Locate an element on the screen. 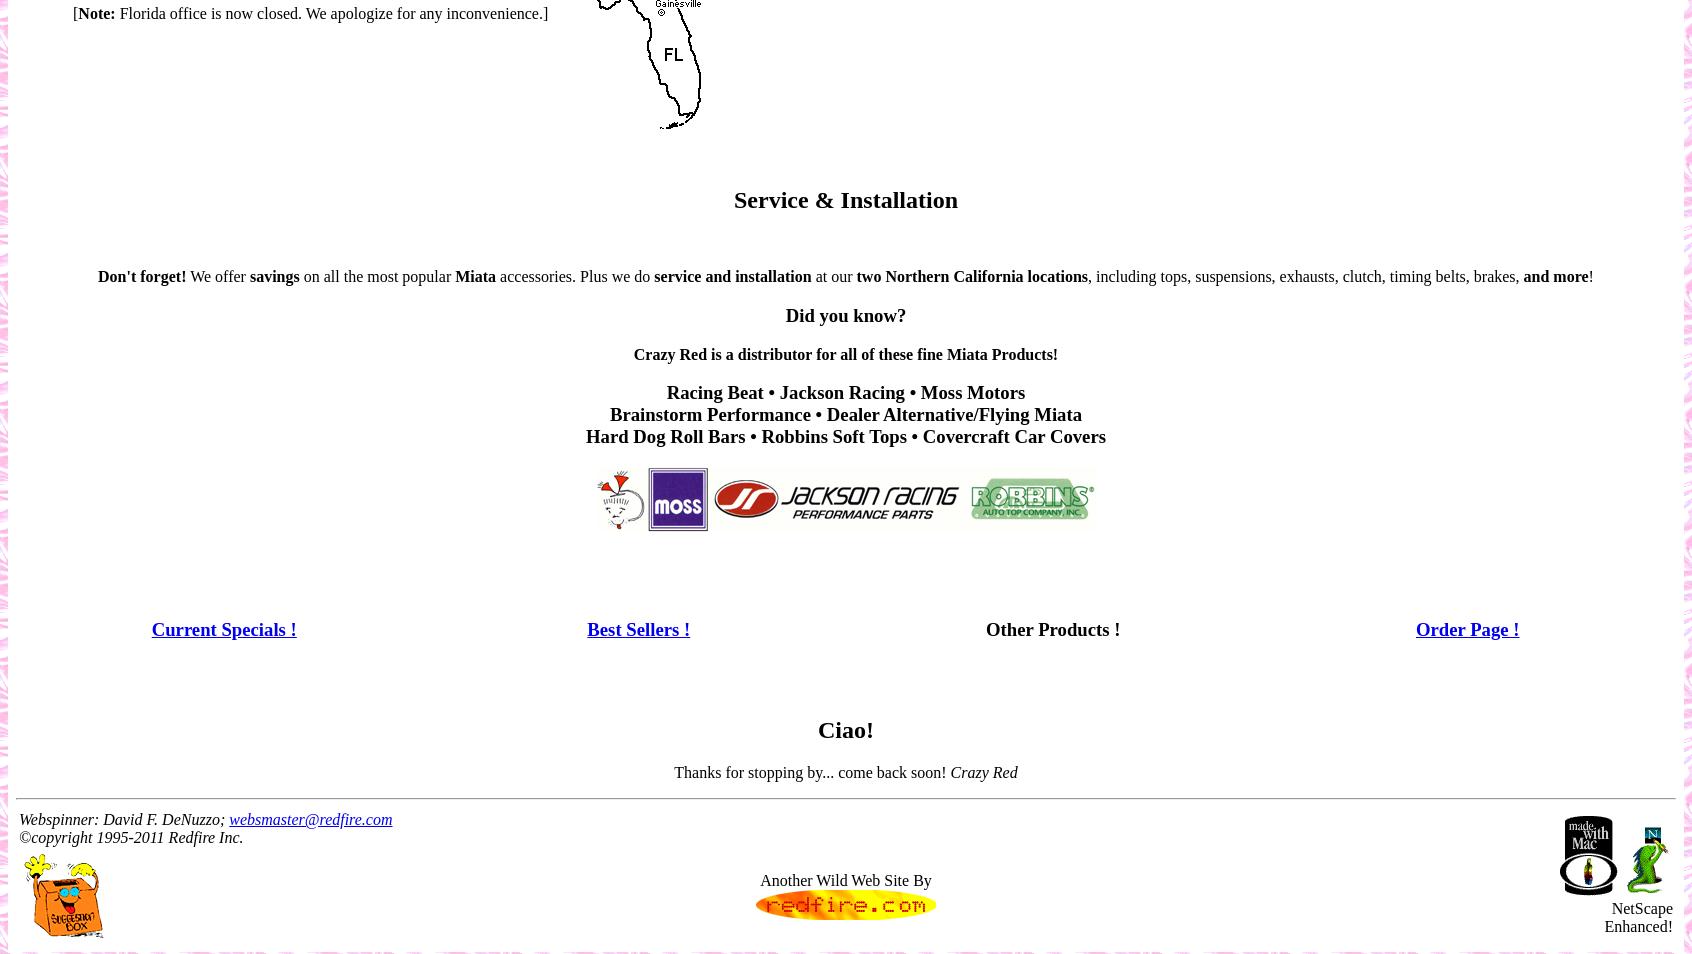  '©copyright 1995-2011 Redfire Inc.' is located at coordinates (130, 836).